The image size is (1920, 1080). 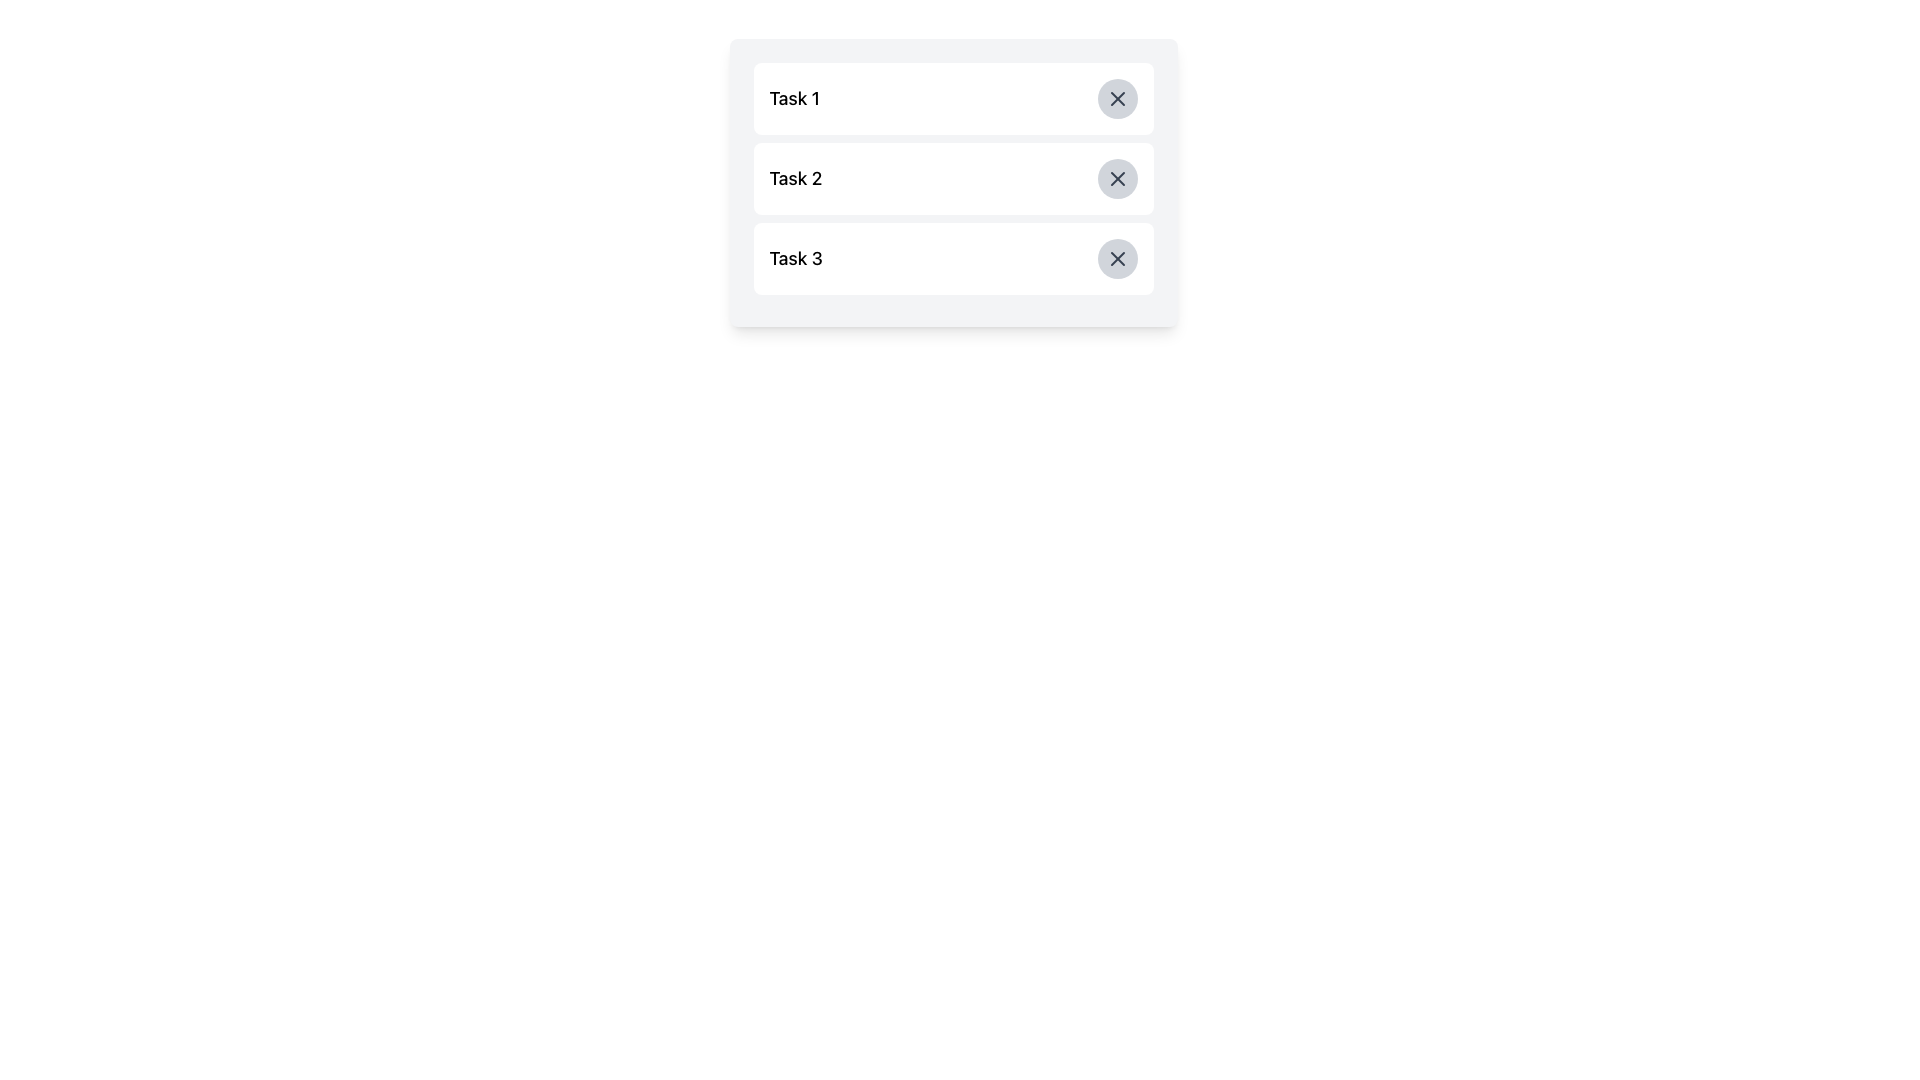 What do you see at coordinates (952, 182) in the screenshot?
I see `any task within the vertical list of tasks, which includes 'Task 1', 'Task 2', and 'Task 3'` at bounding box center [952, 182].